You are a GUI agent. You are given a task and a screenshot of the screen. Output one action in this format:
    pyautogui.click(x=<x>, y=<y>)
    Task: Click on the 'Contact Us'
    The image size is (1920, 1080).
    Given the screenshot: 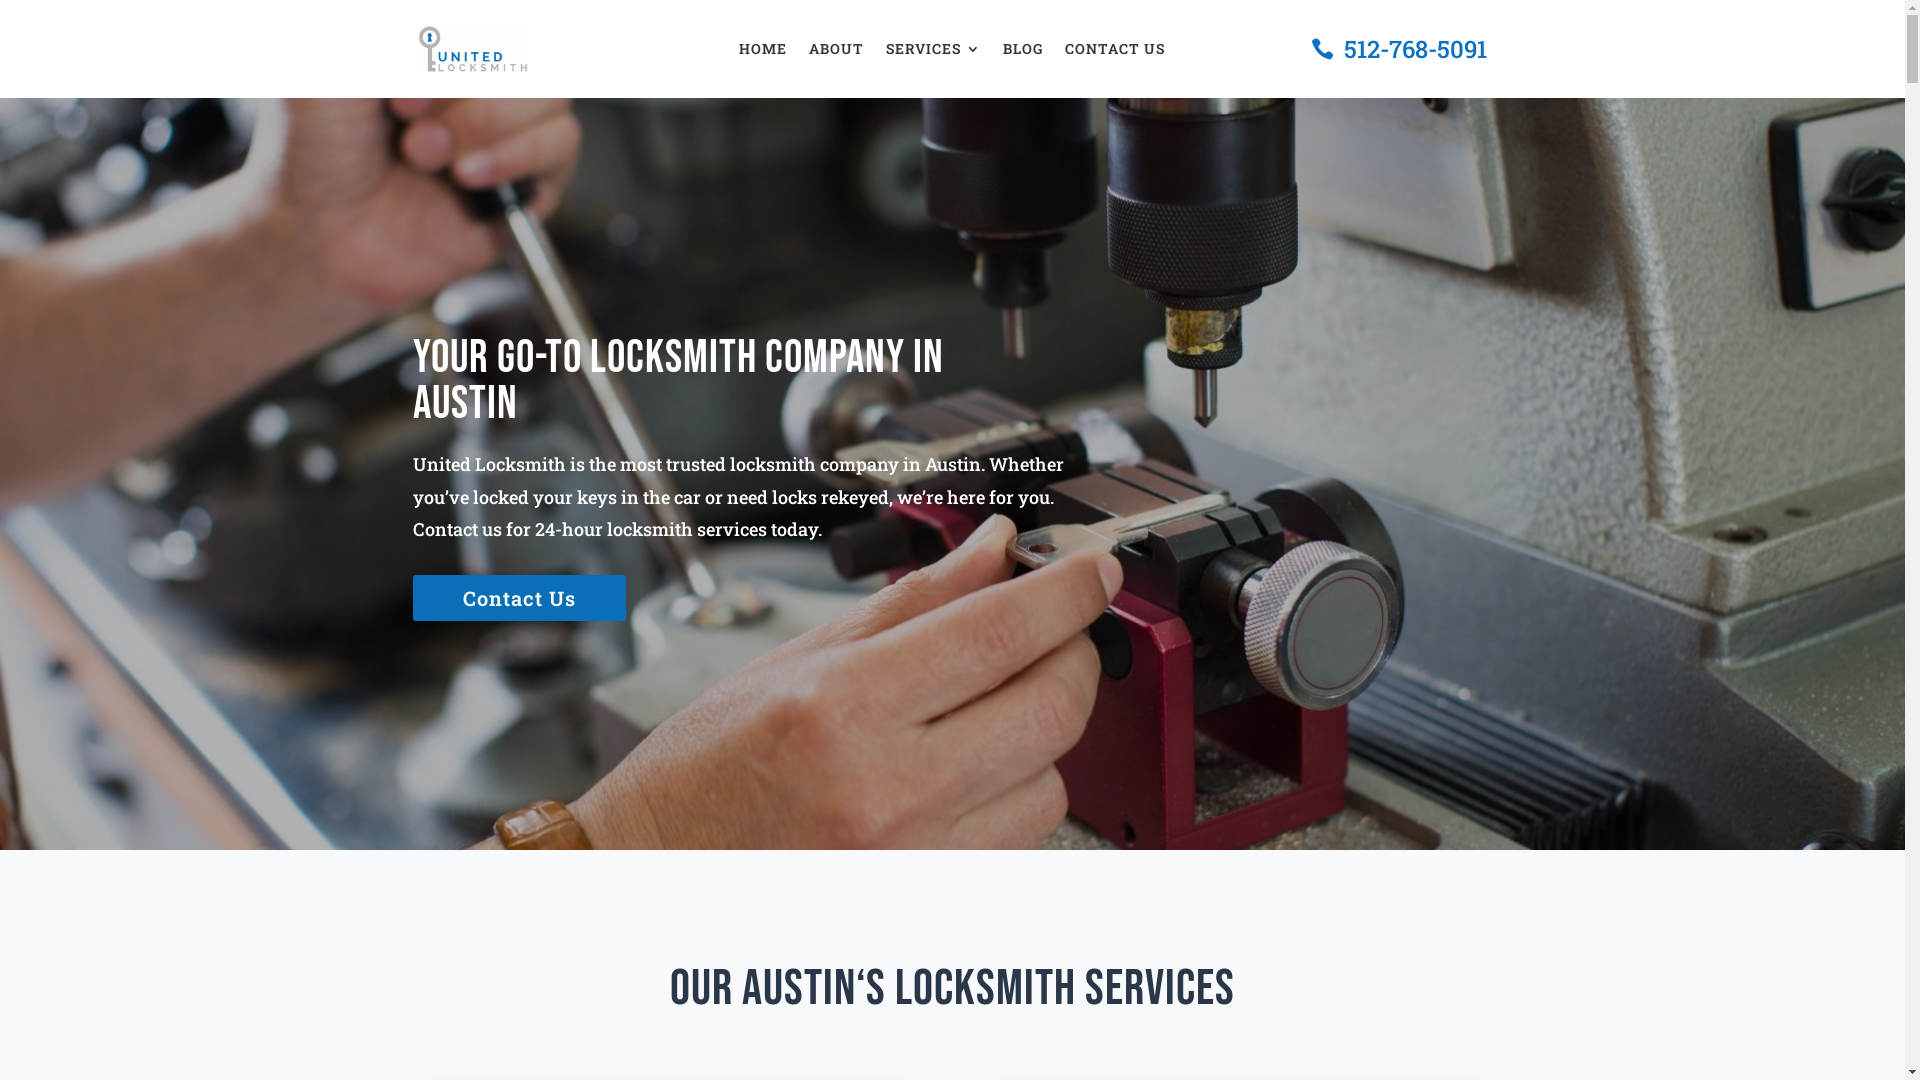 What is the action you would take?
    pyautogui.click(x=411, y=596)
    